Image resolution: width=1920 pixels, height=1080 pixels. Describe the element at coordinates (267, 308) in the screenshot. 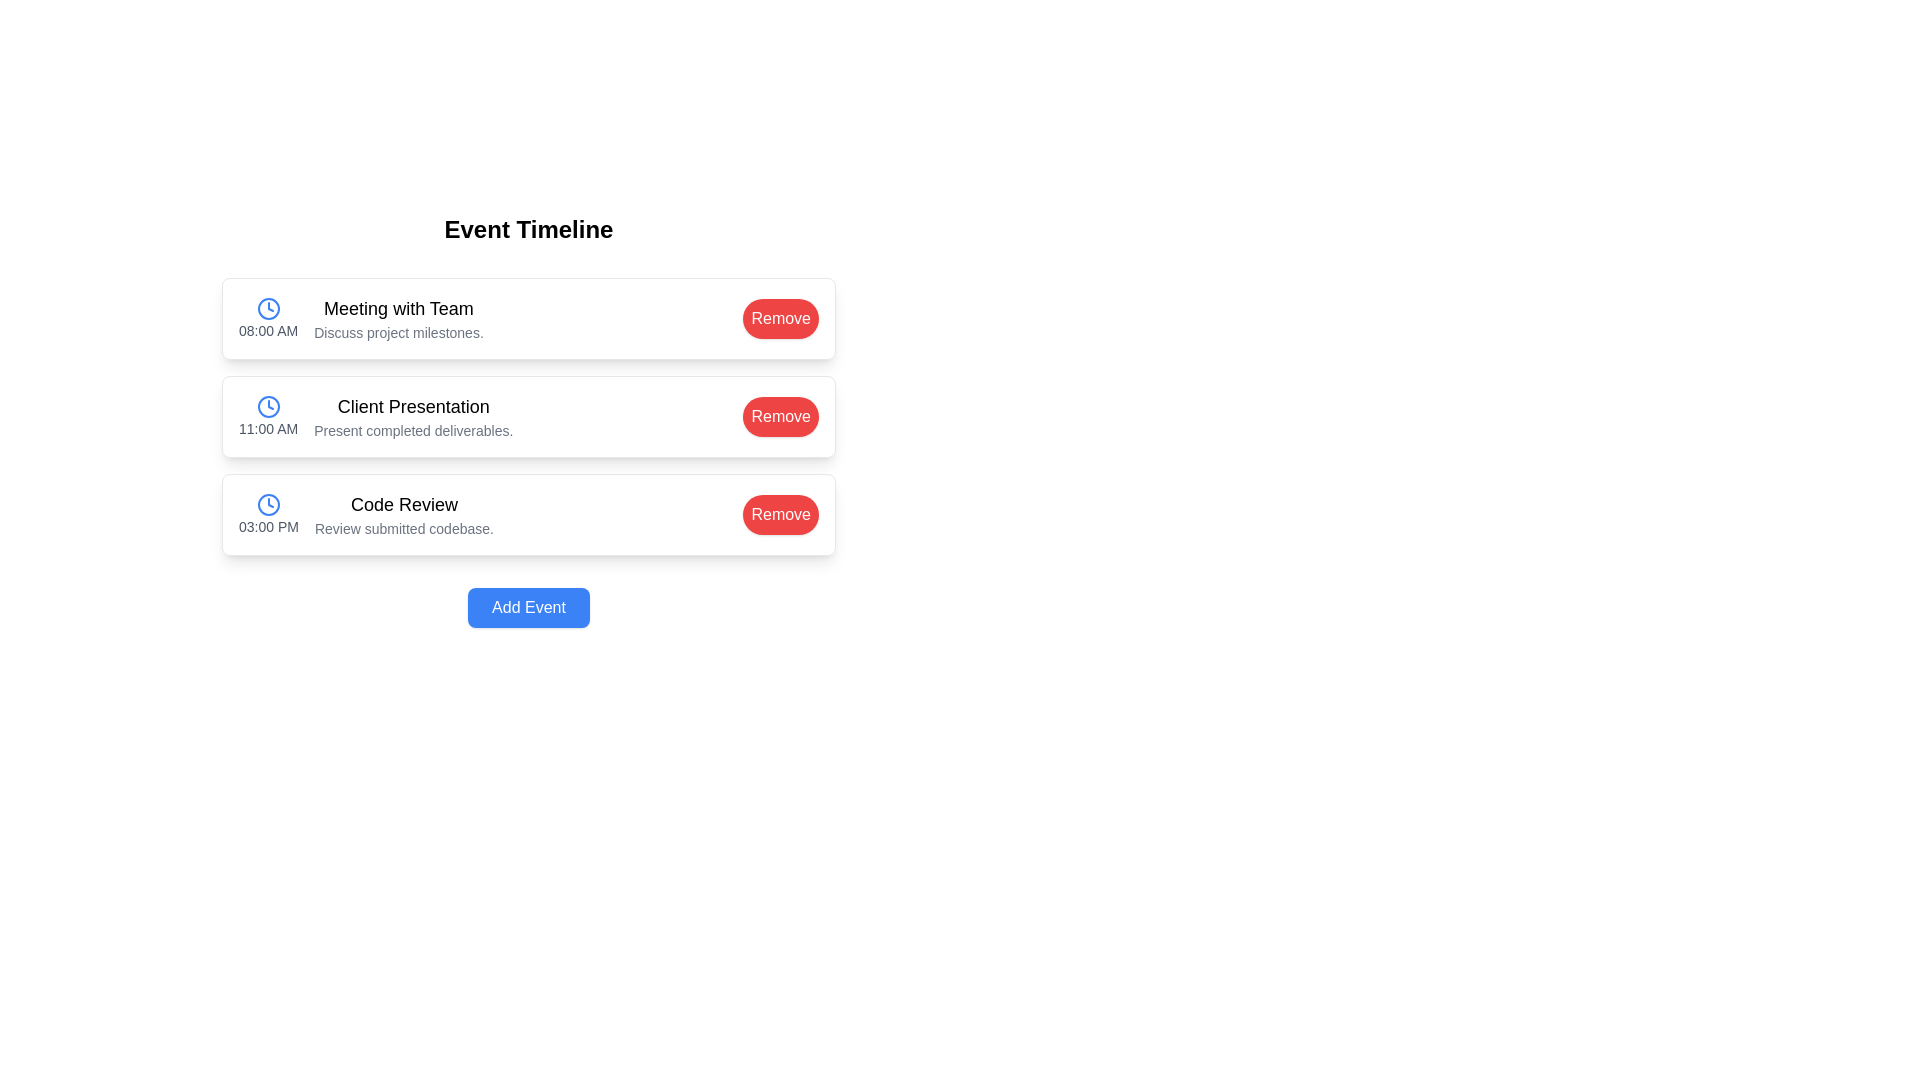

I see `the Circular clock icon located on the left side of the first row in the timeline list under the 'Event Timeline' section, adjacent to the 'Meeting with Team' text and '08:00 AM' time description` at that location.